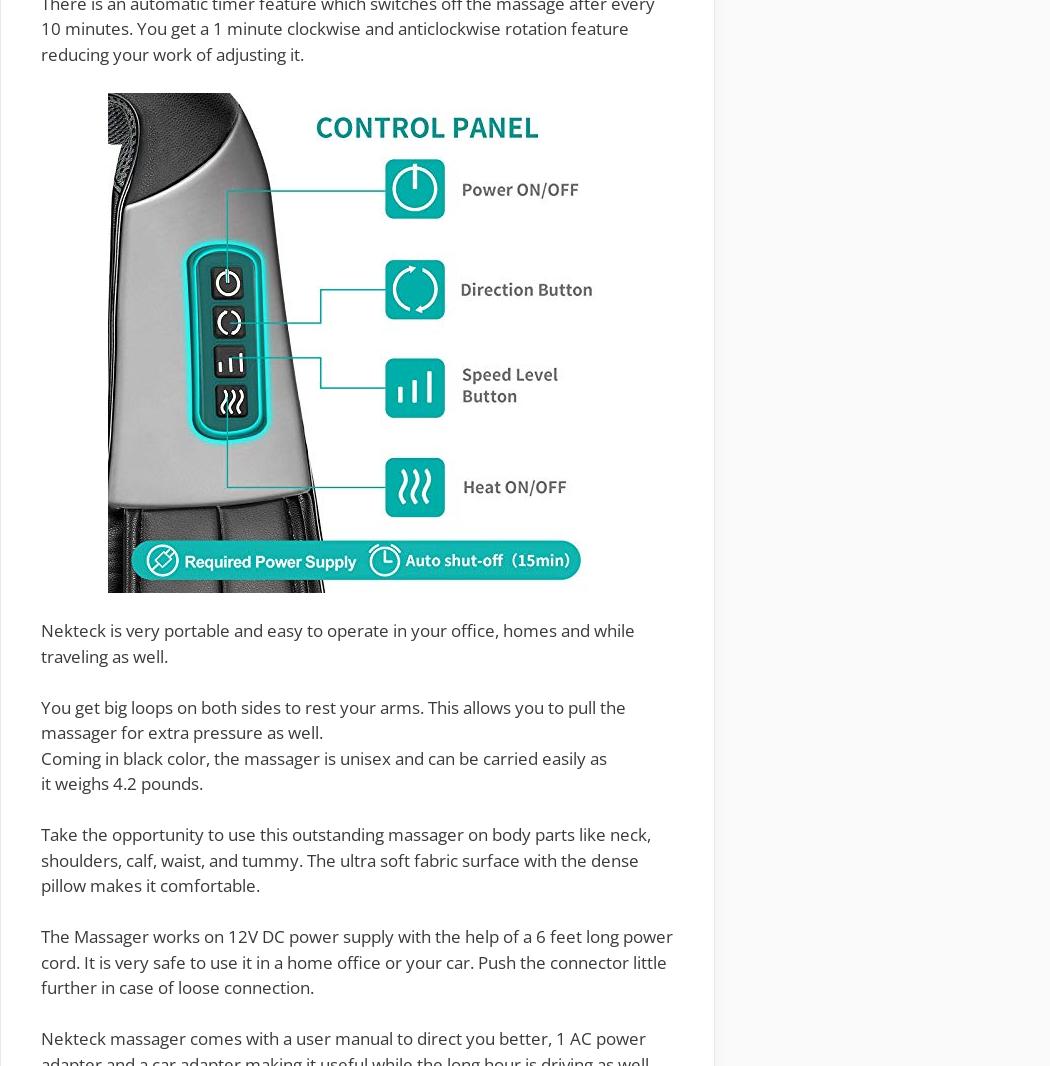 Image resolution: width=1050 pixels, height=1066 pixels. Describe the element at coordinates (317, 756) in the screenshot. I see `'massager is unisex'` at that location.